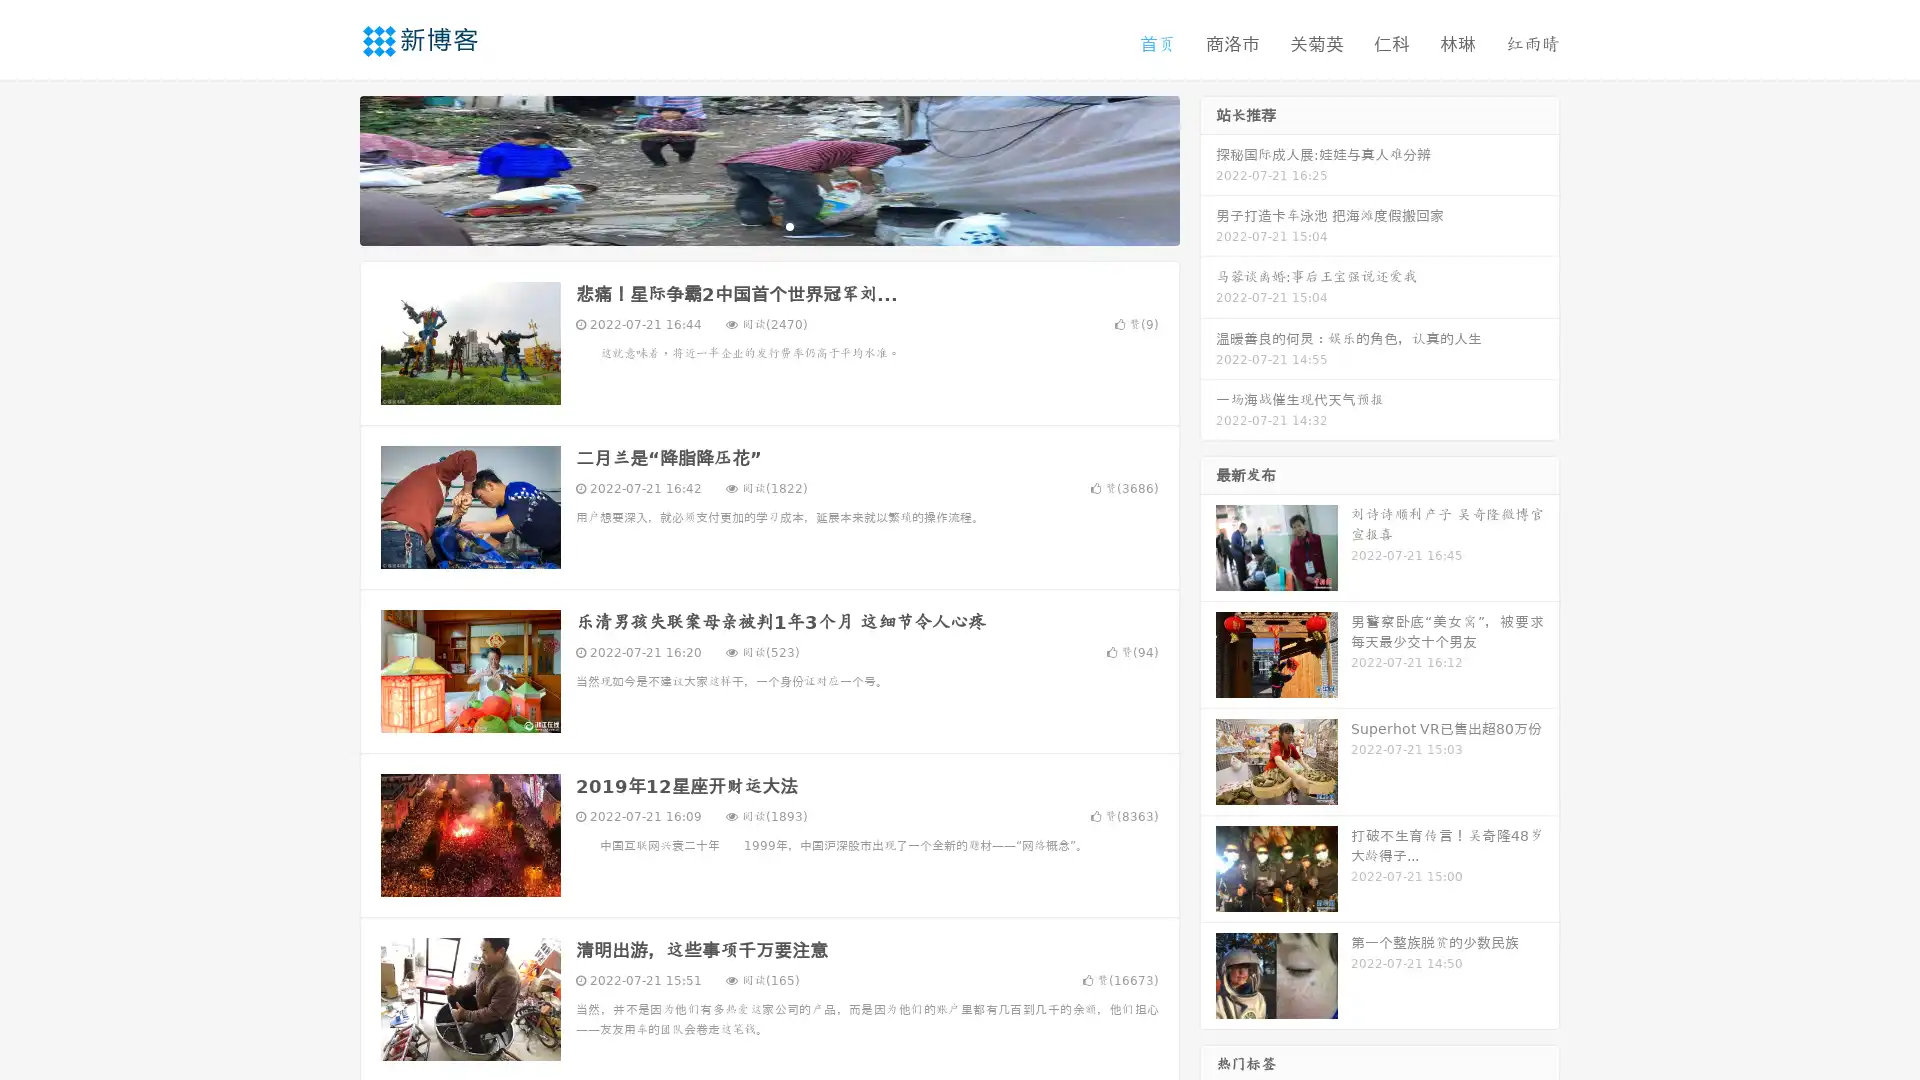  What do you see at coordinates (1208, 168) in the screenshot?
I see `Next slide` at bounding box center [1208, 168].